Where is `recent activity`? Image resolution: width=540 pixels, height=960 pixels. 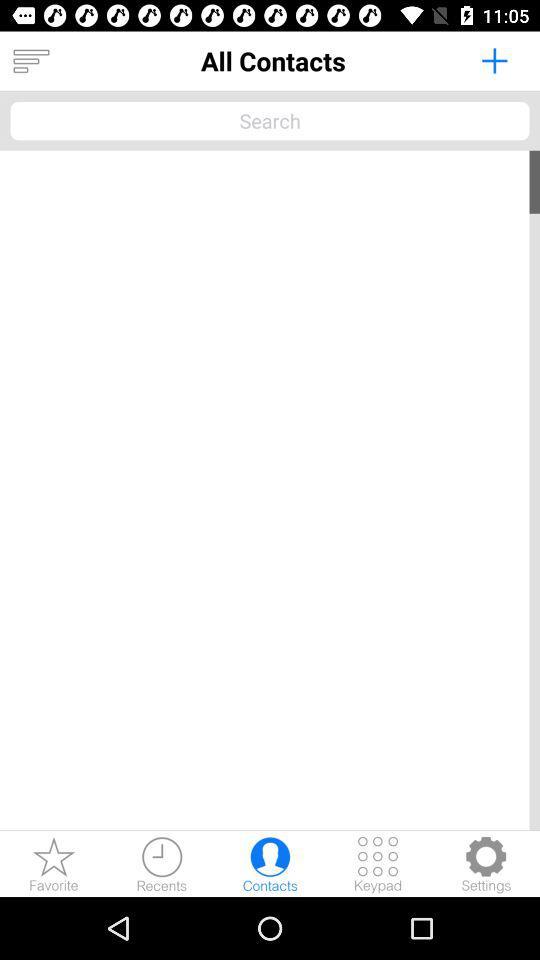 recent activity is located at coordinates (161, 863).